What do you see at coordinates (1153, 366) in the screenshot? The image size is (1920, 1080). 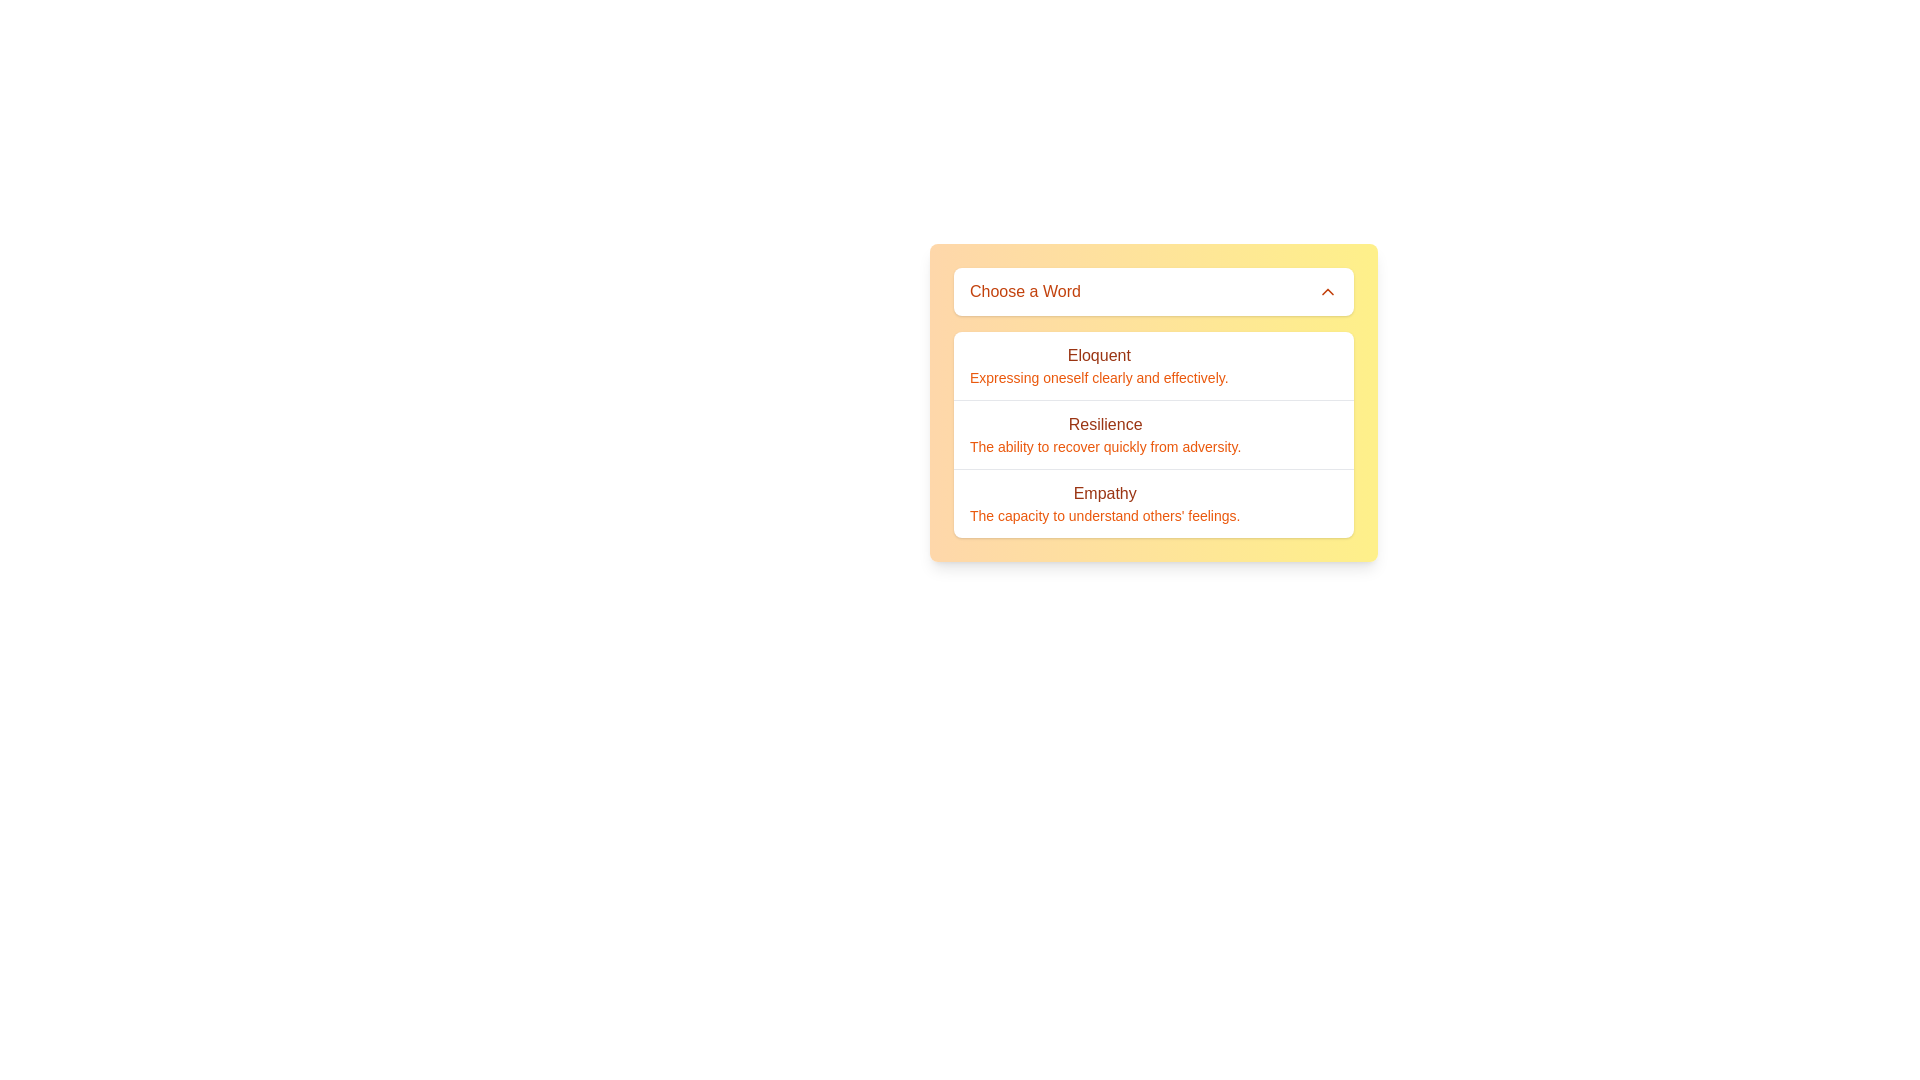 I see `to select the interactive list item option titled 'Eloquent' located beneath the header 'Choose a Word'` at bounding box center [1153, 366].